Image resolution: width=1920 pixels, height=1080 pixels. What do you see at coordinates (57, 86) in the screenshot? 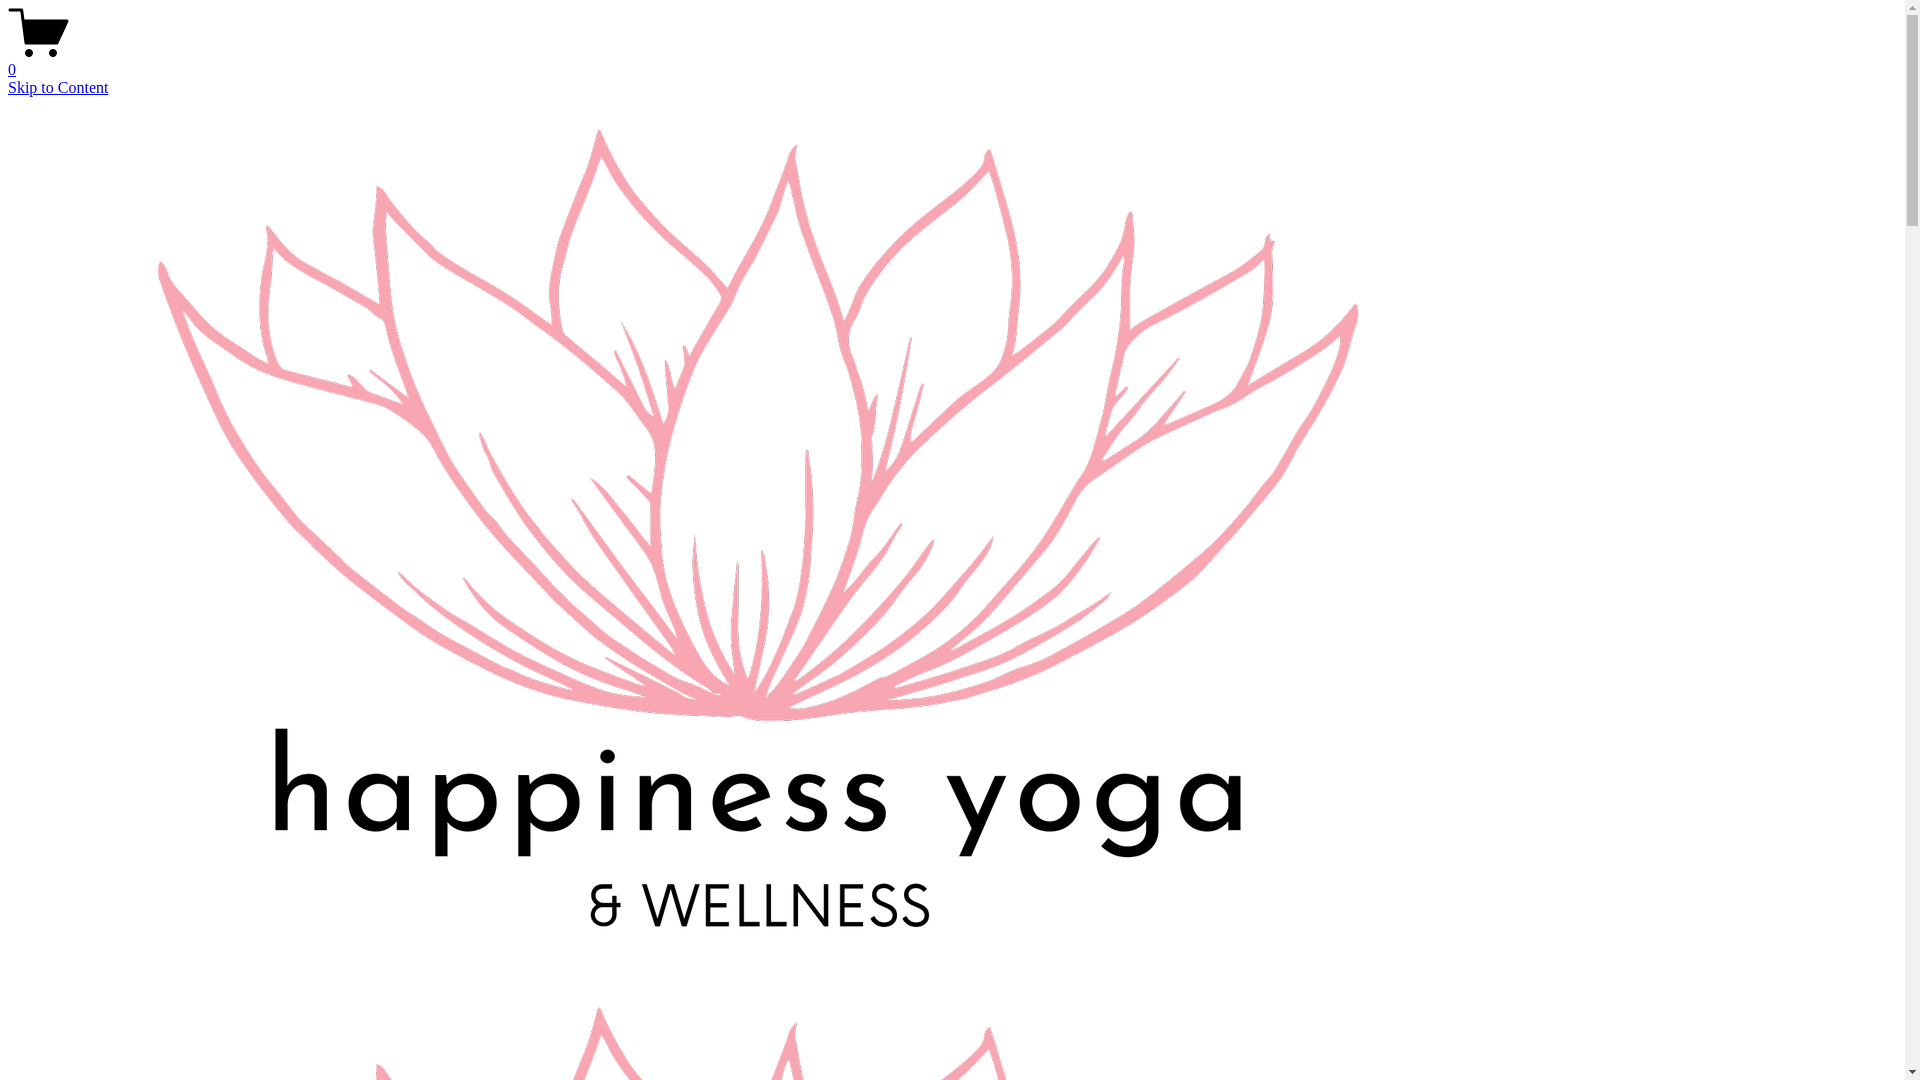
I see `'Skip to Content'` at bounding box center [57, 86].